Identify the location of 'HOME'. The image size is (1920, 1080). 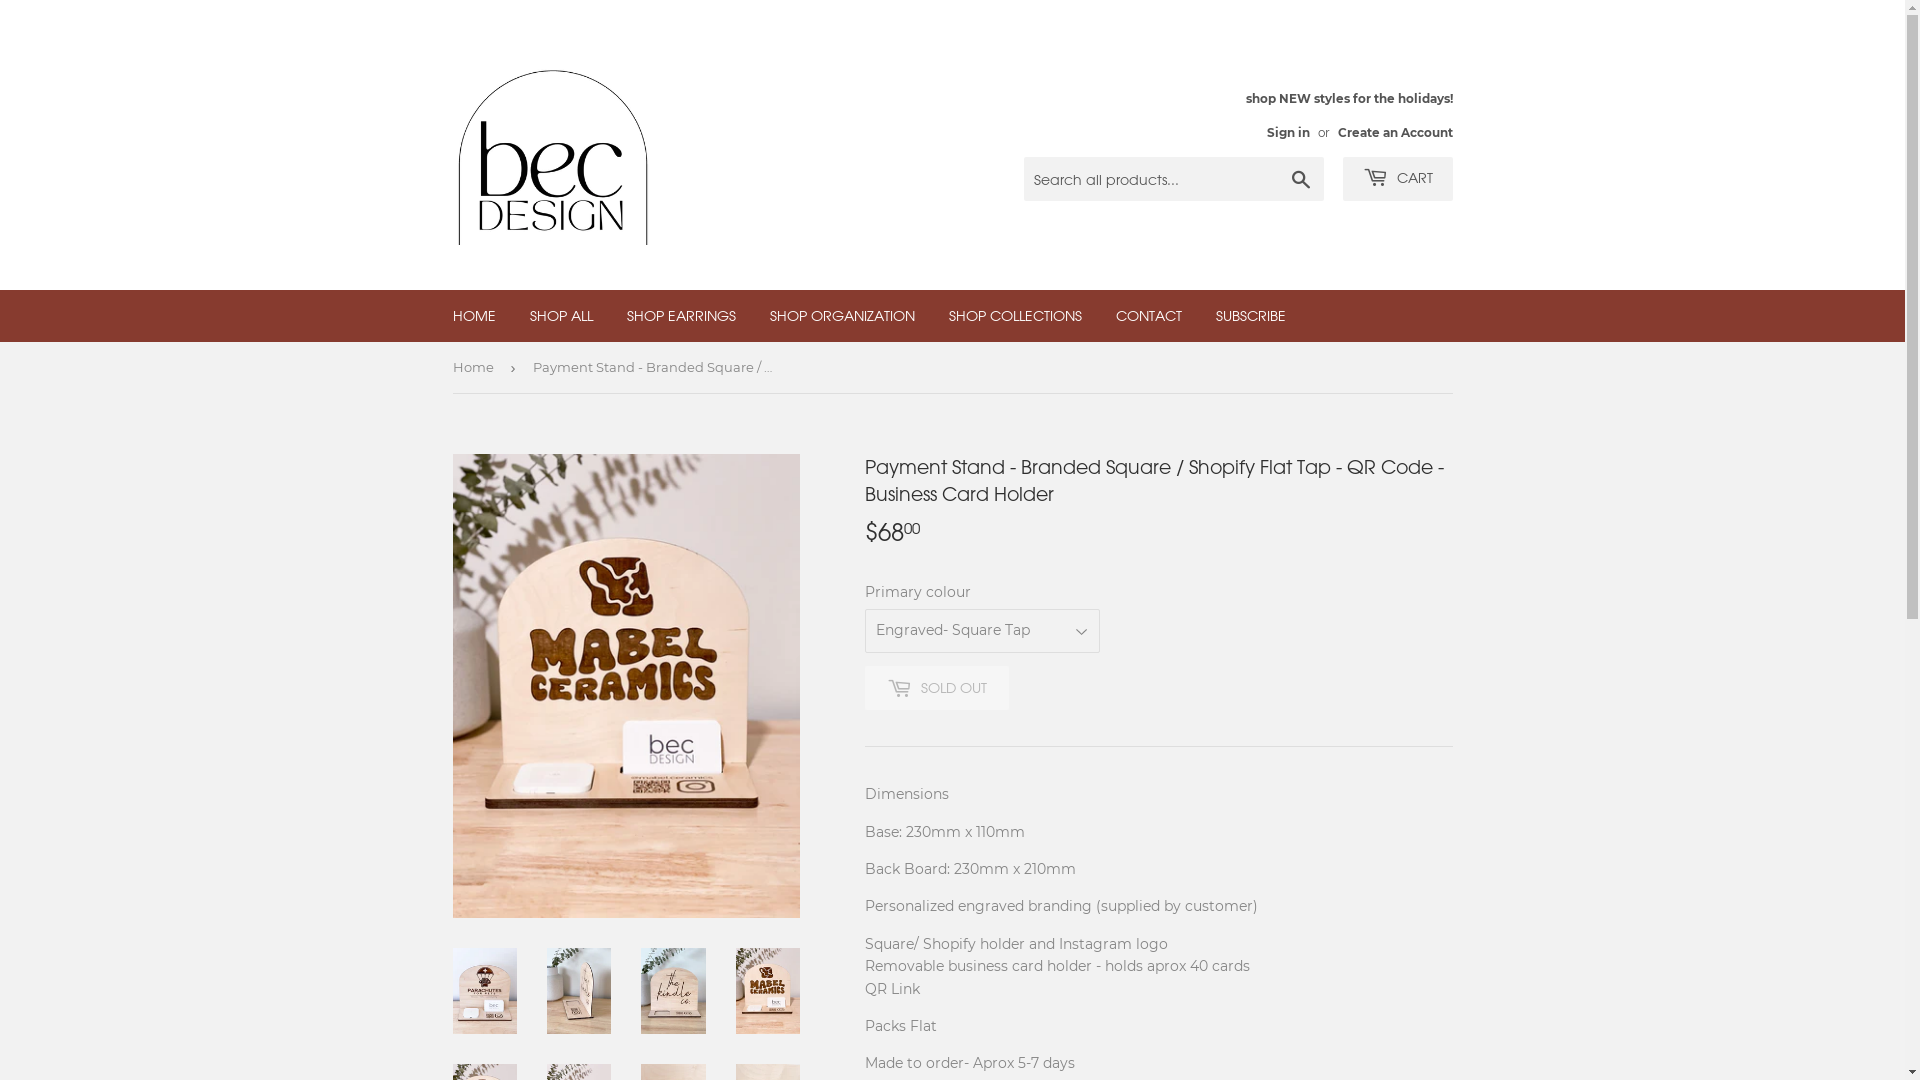
(473, 315).